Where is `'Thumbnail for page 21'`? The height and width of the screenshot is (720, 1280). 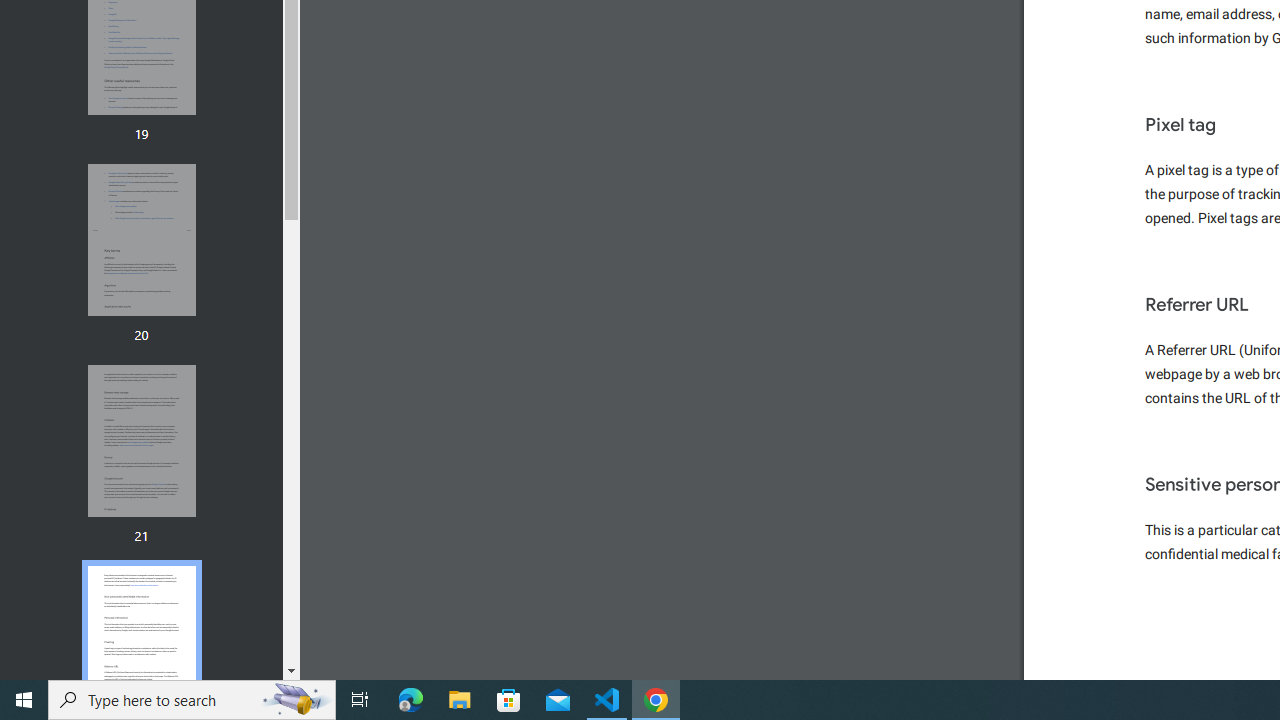
'Thumbnail for page 21' is located at coordinates (140, 440).